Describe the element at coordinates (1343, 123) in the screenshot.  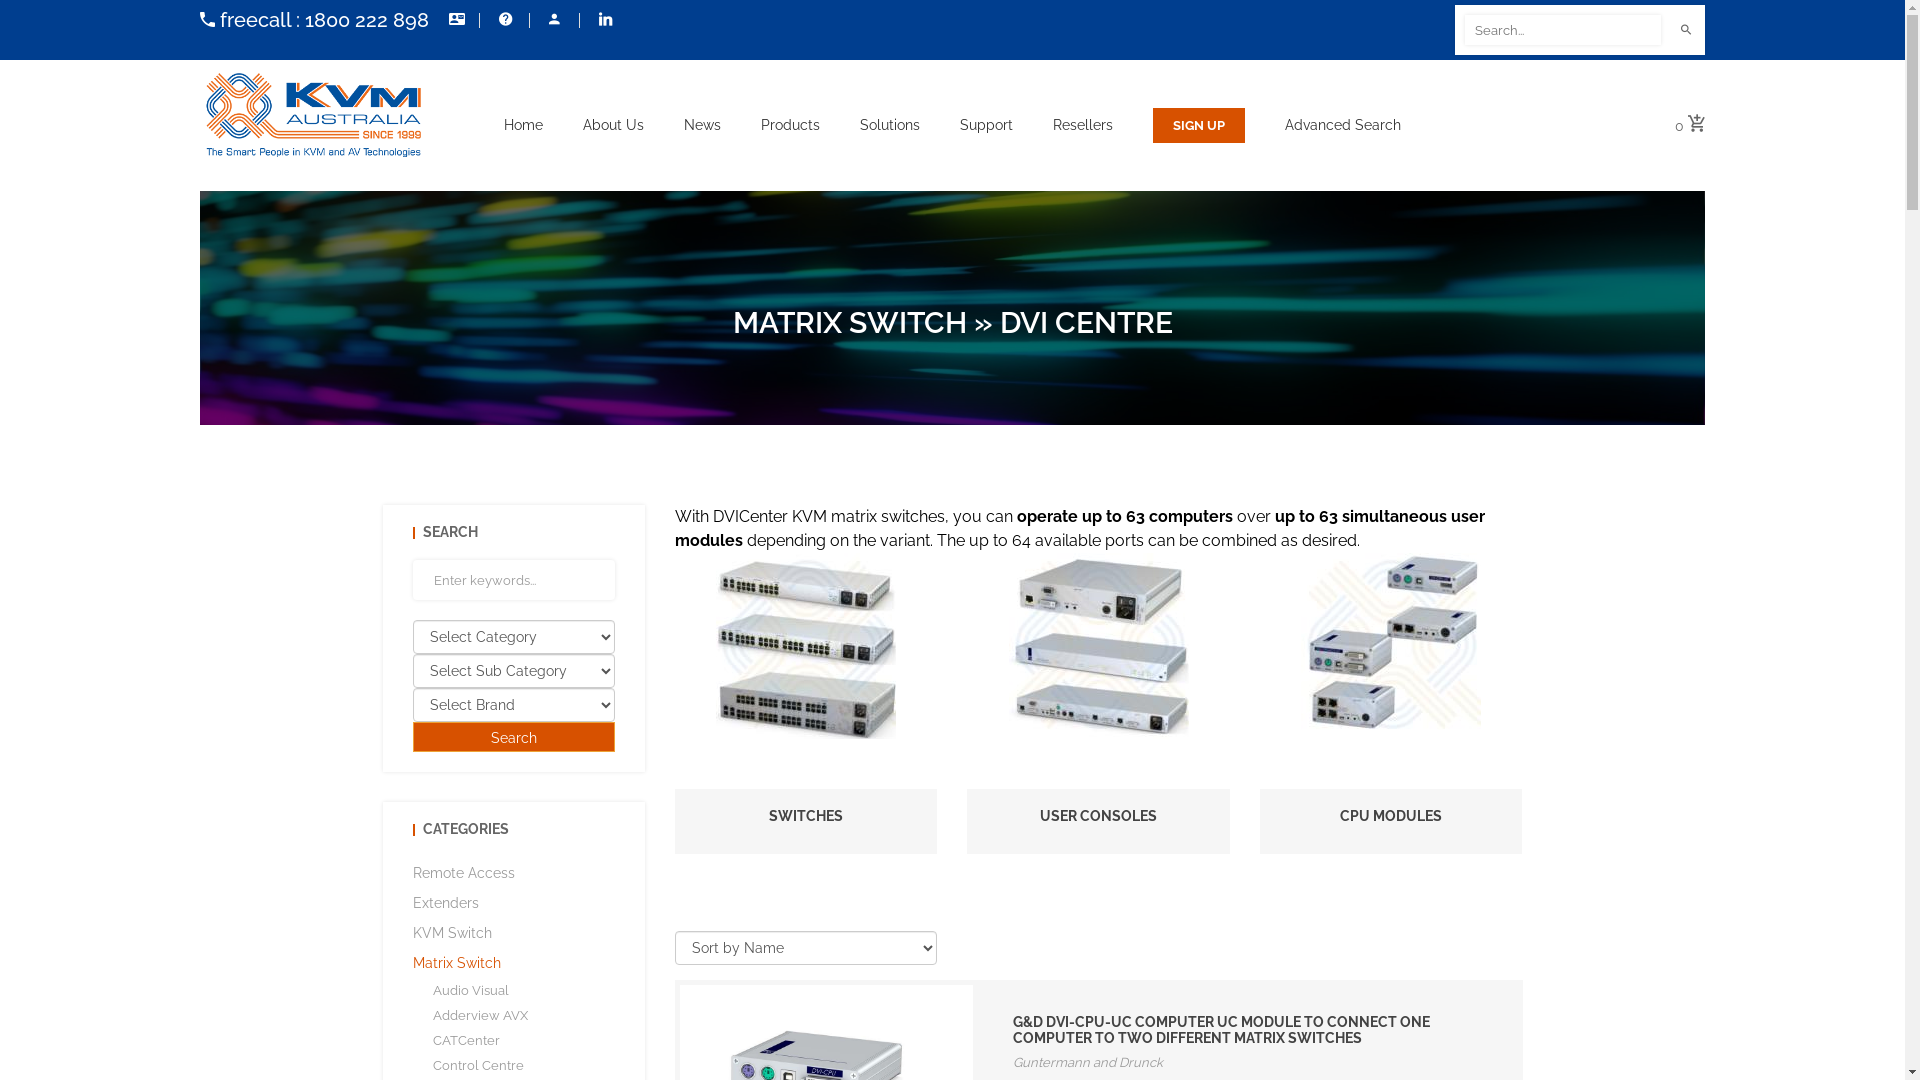
I see `'Advanced Search'` at that location.